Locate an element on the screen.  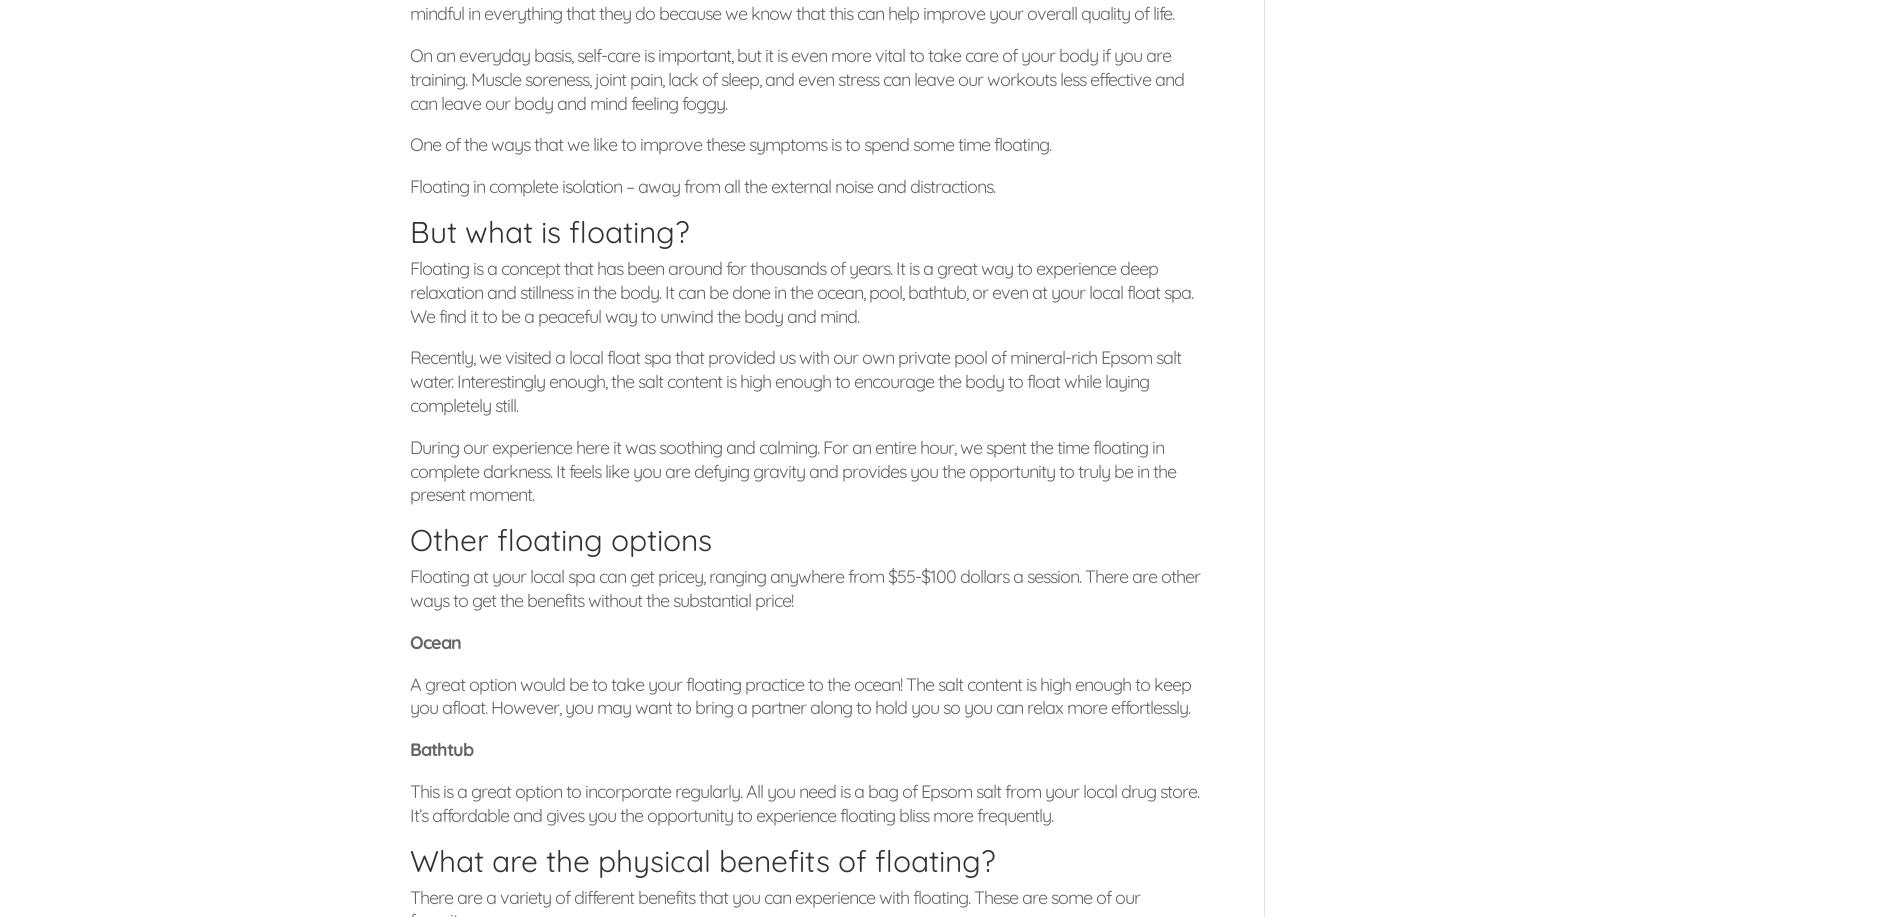
'A great option would be to take your floating practice to the ocean! The salt content is high enough to keep you afloat. However, you may want to bring a partner along to hold you so you can relax more effortlessly.' is located at coordinates (409, 695).